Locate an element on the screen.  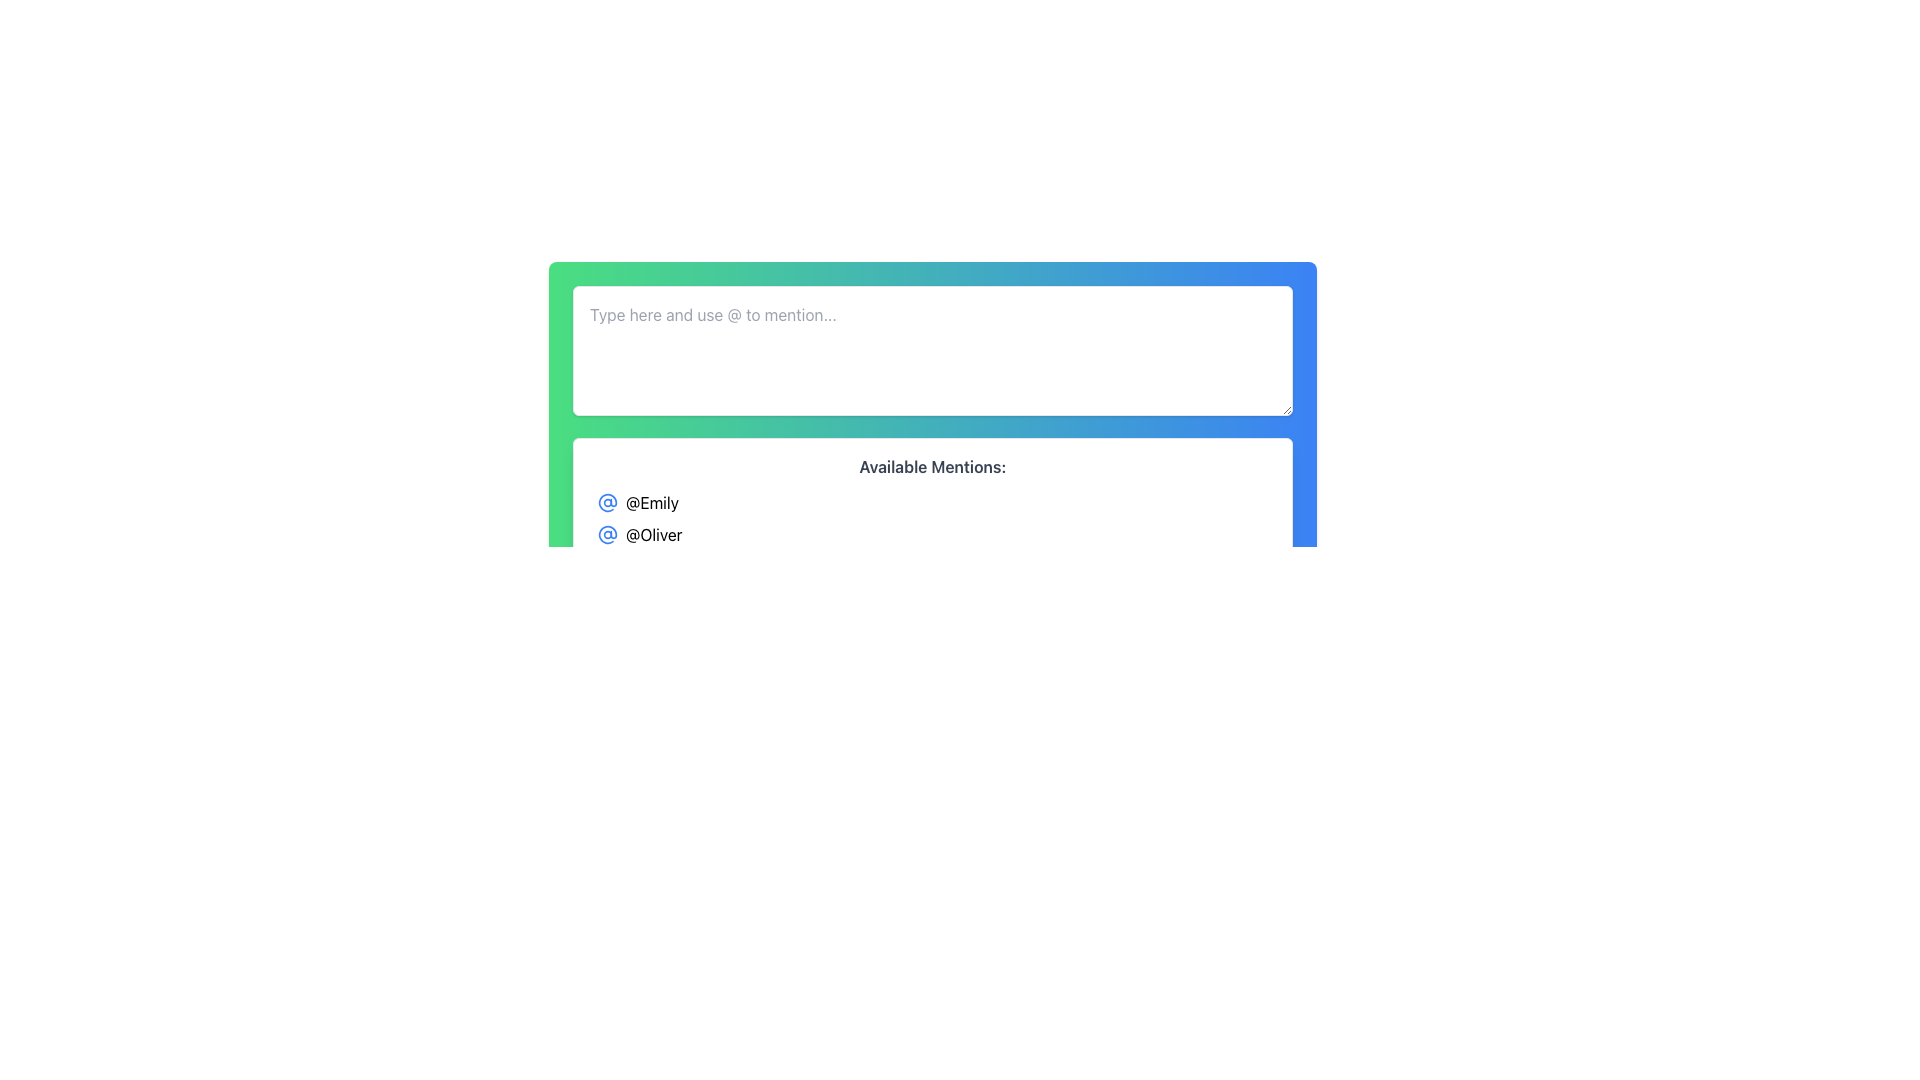
the '@Oliver' mention icon is located at coordinates (607, 534).